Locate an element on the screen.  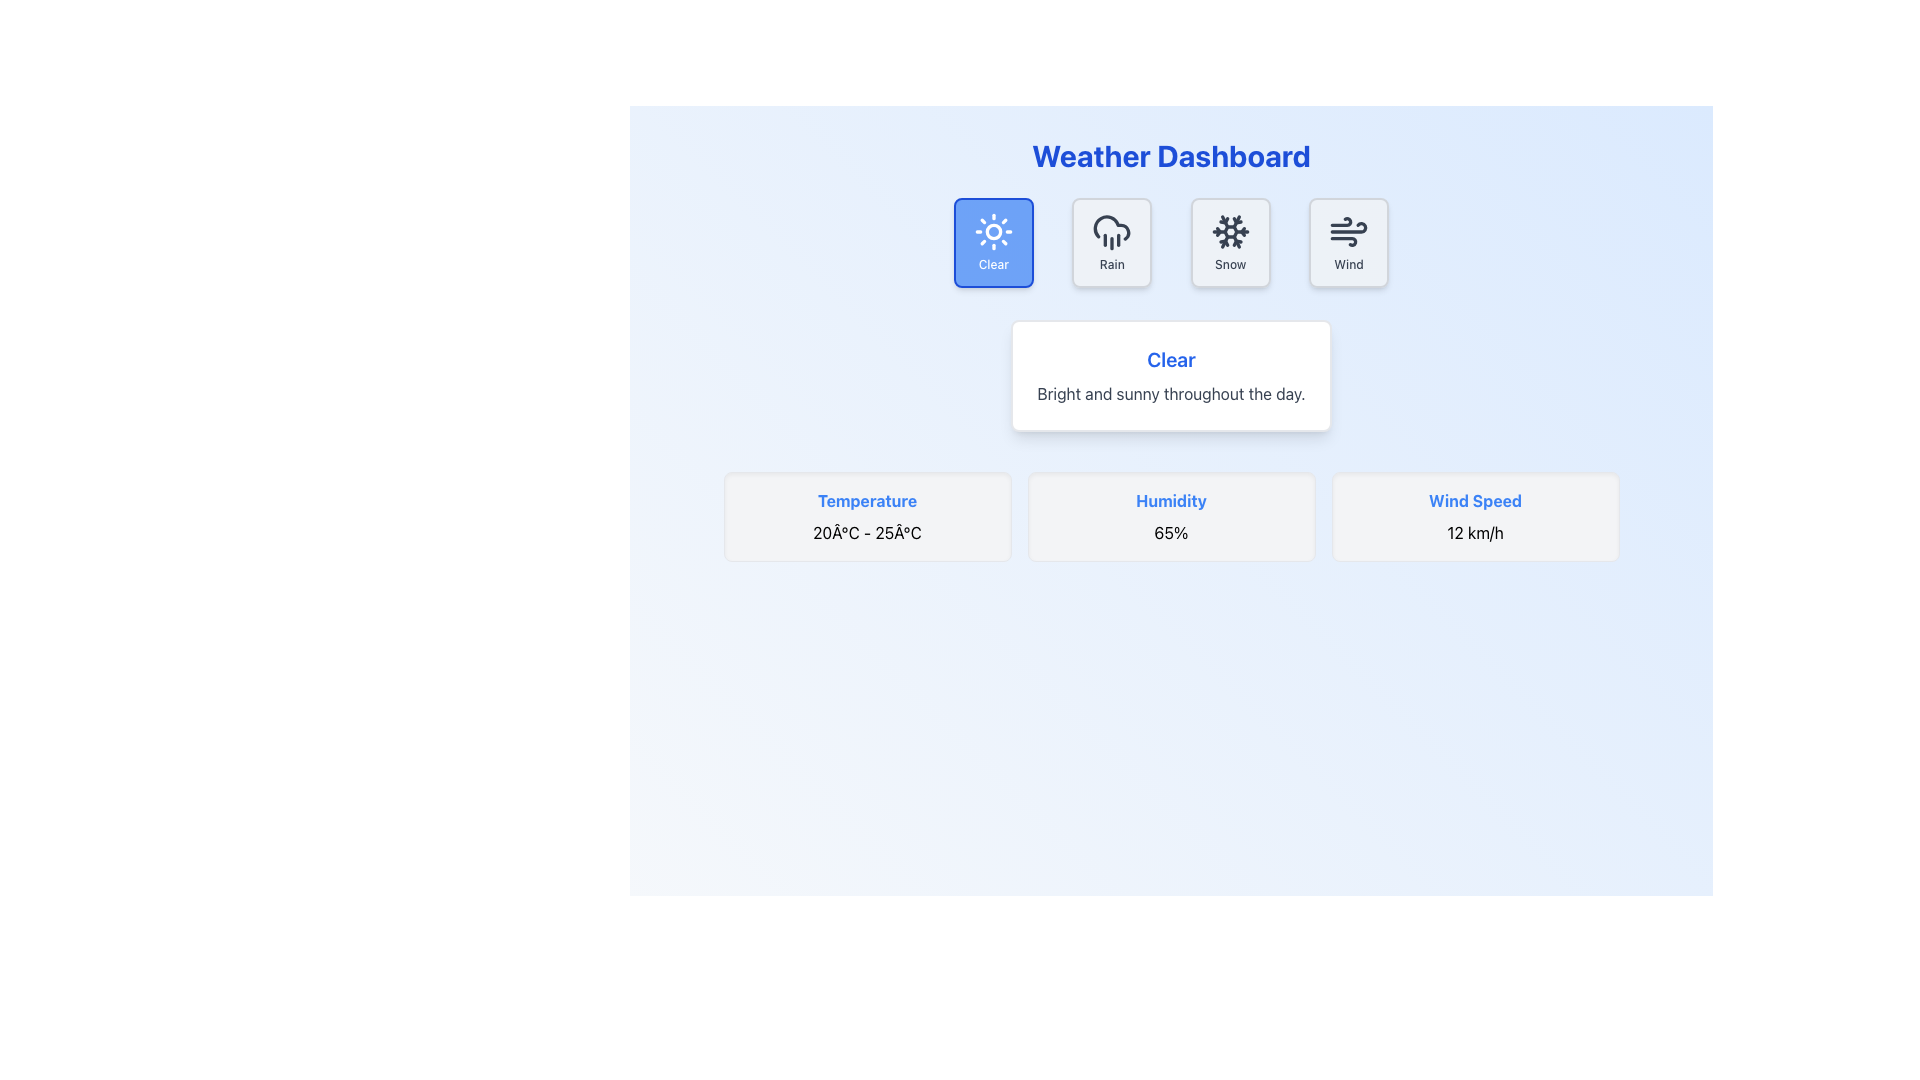
the 'Wind' weather condition button located as the fourth button in the toolbar, to the far right next to the 'Snow' button is located at coordinates (1348, 242).